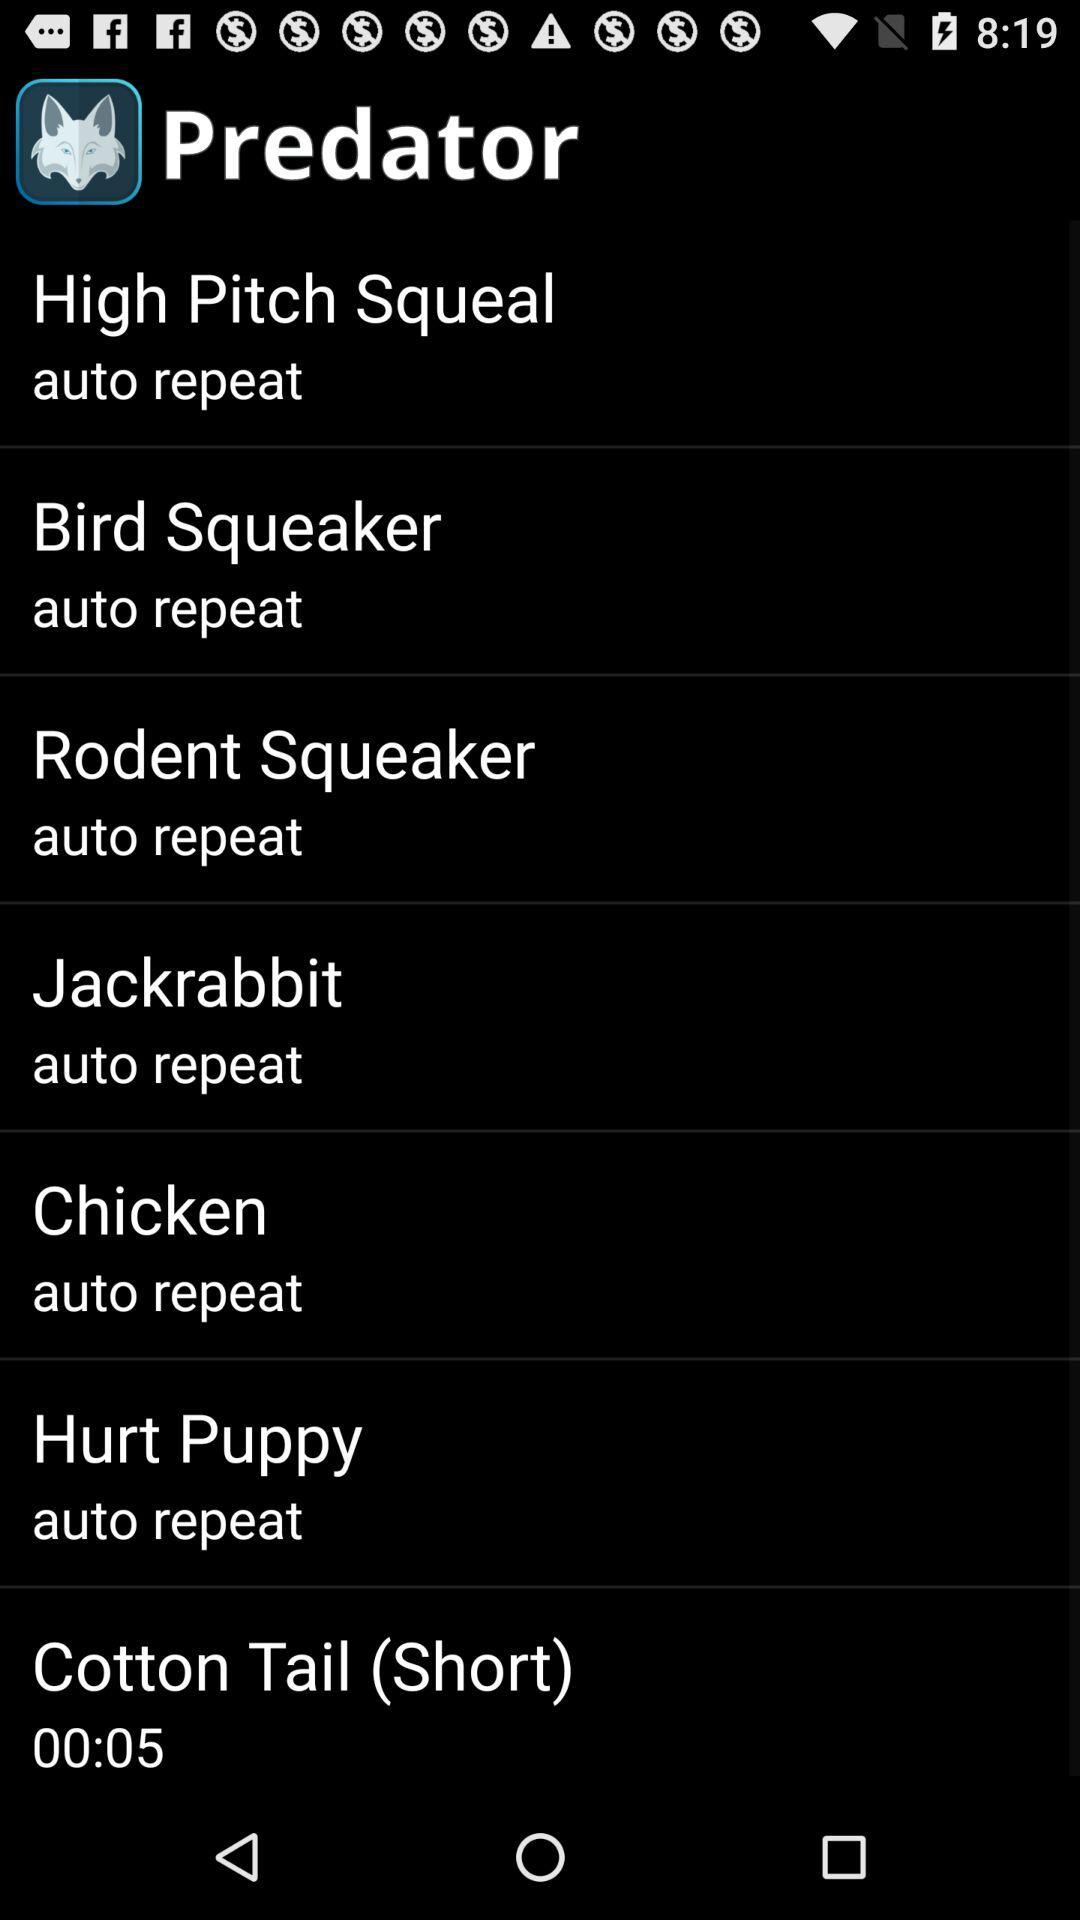 The image size is (1080, 1920). I want to click on item above auto repeat app, so click(283, 751).